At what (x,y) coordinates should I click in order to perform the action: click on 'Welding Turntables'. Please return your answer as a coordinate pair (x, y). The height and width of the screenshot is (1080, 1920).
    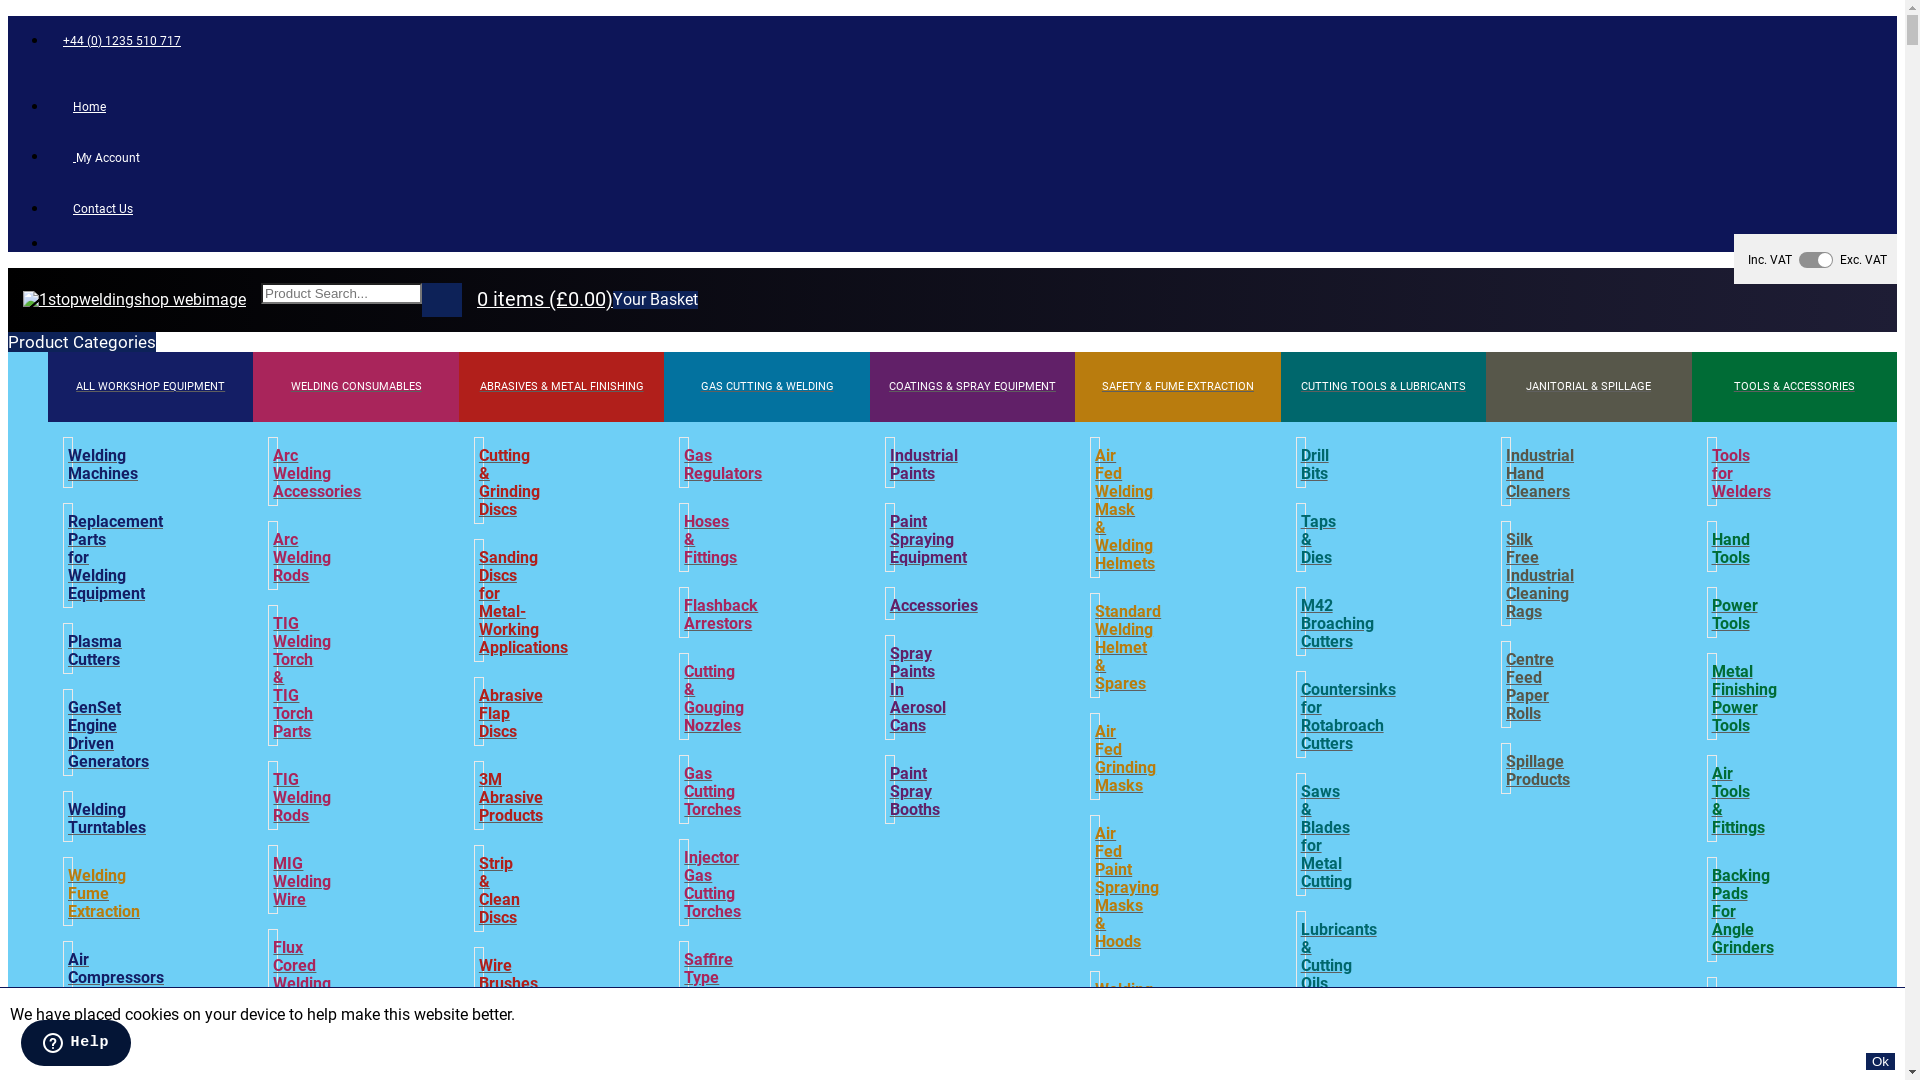
    Looking at the image, I should click on (105, 818).